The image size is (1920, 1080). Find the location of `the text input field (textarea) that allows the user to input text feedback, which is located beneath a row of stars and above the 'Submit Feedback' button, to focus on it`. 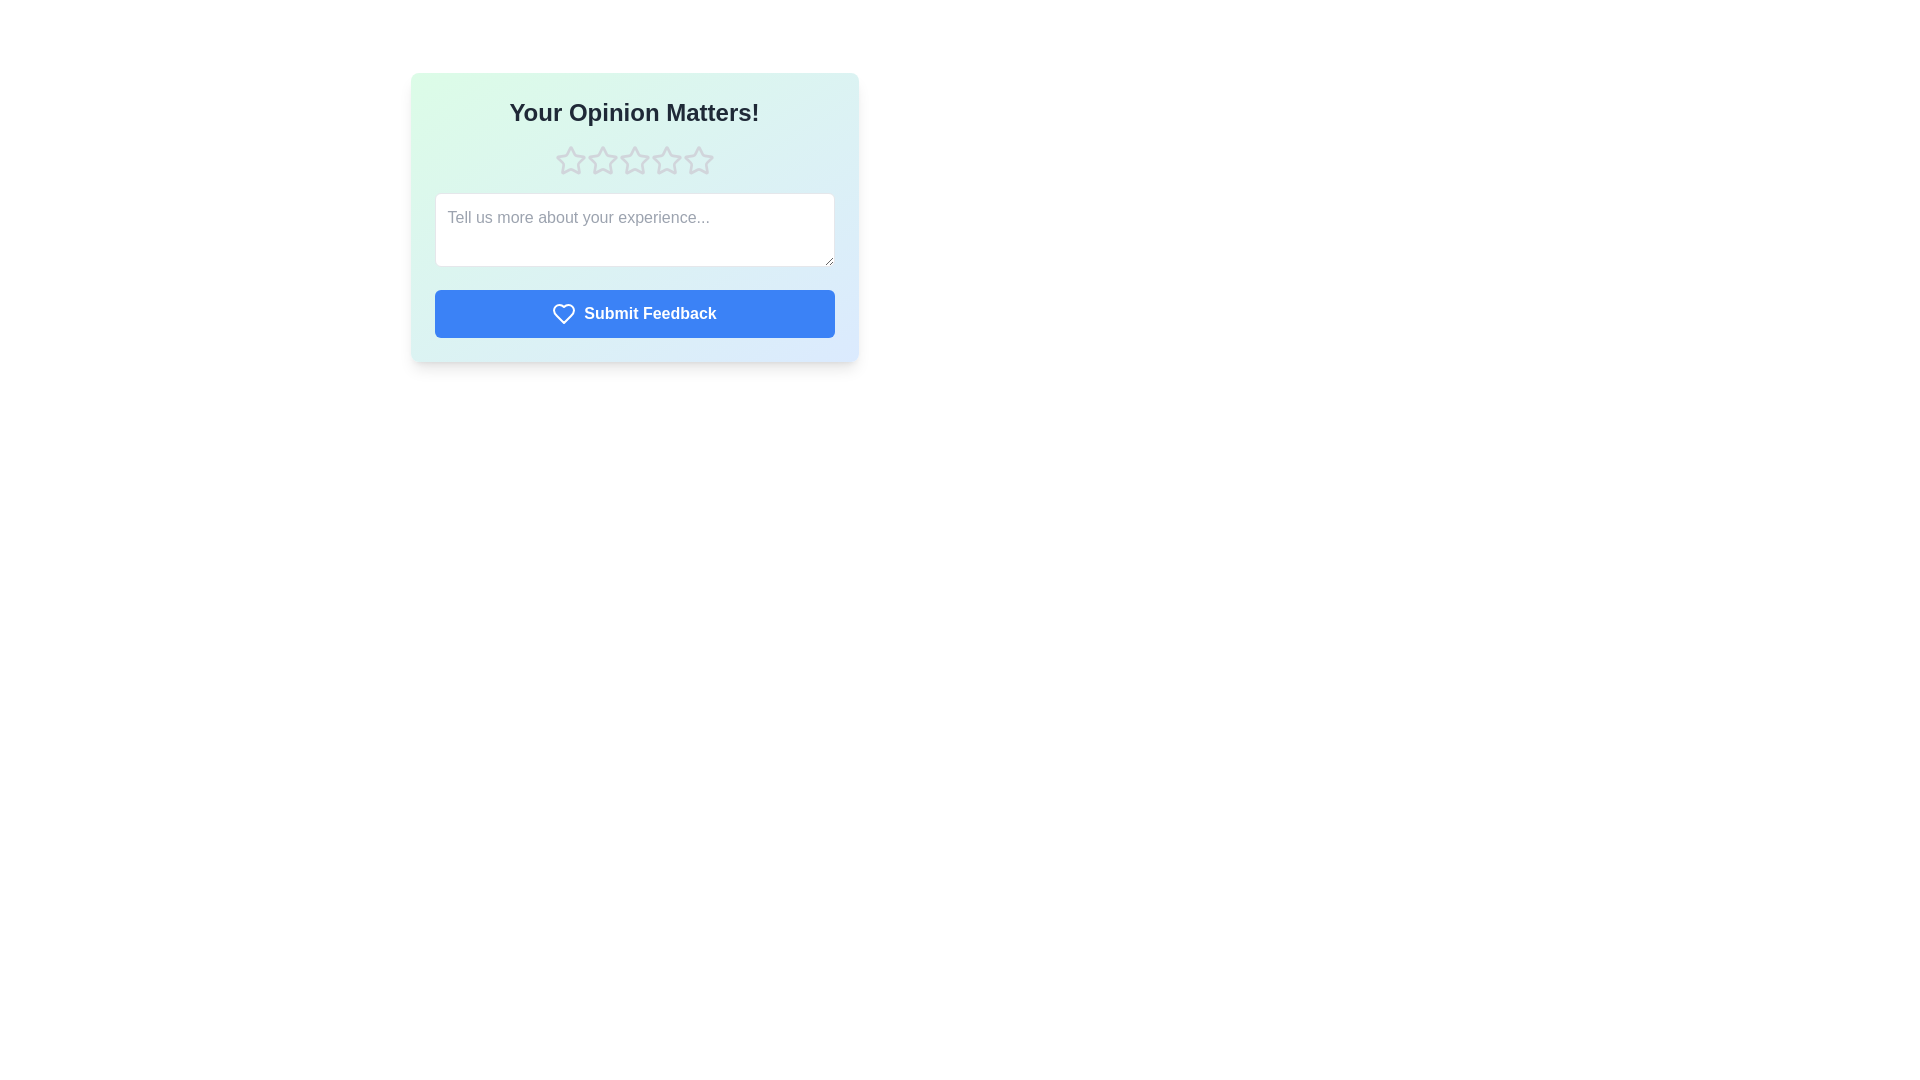

the text input field (textarea) that allows the user to input text feedback, which is located beneath a row of stars and above the 'Submit Feedback' button, to focus on it is located at coordinates (633, 229).